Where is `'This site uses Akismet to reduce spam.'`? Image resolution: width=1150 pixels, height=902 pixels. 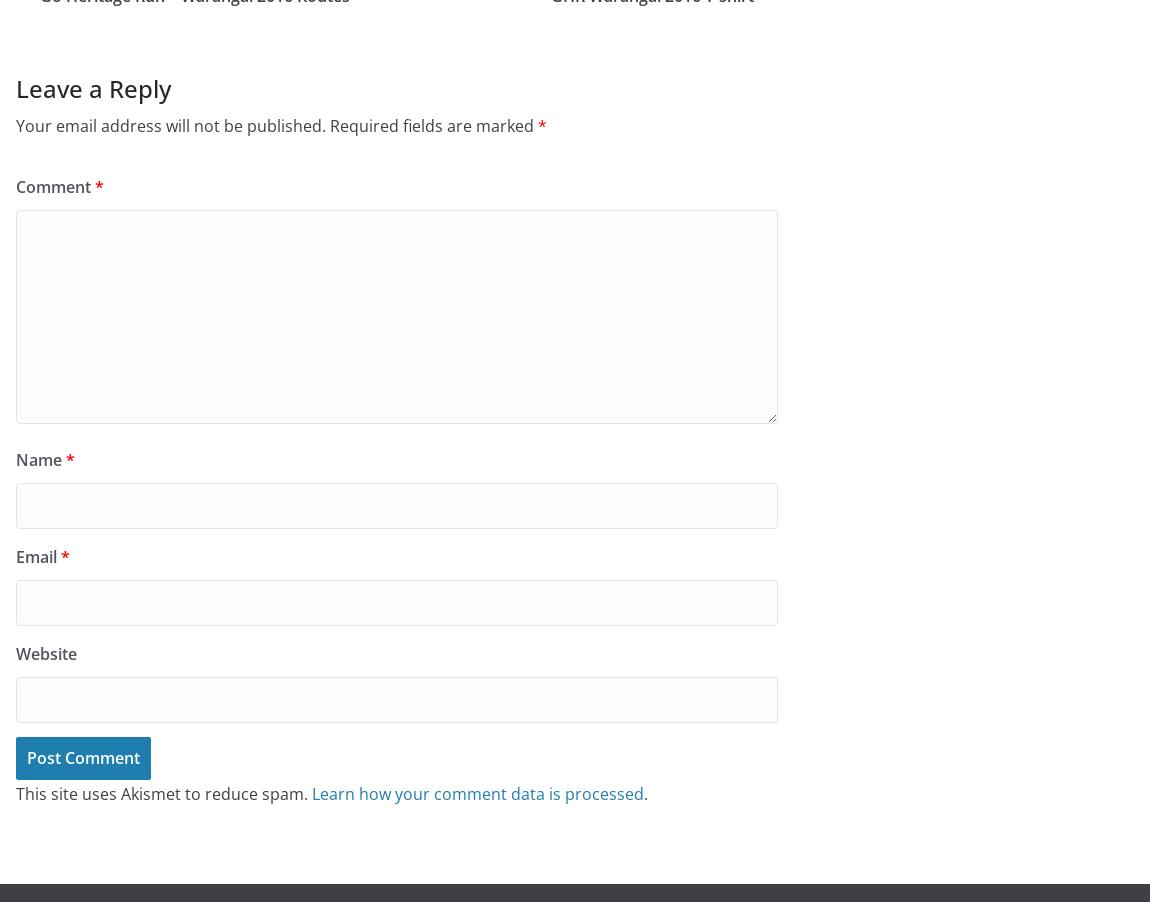 'This site uses Akismet to reduce spam.' is located at coordinates (162, 792).